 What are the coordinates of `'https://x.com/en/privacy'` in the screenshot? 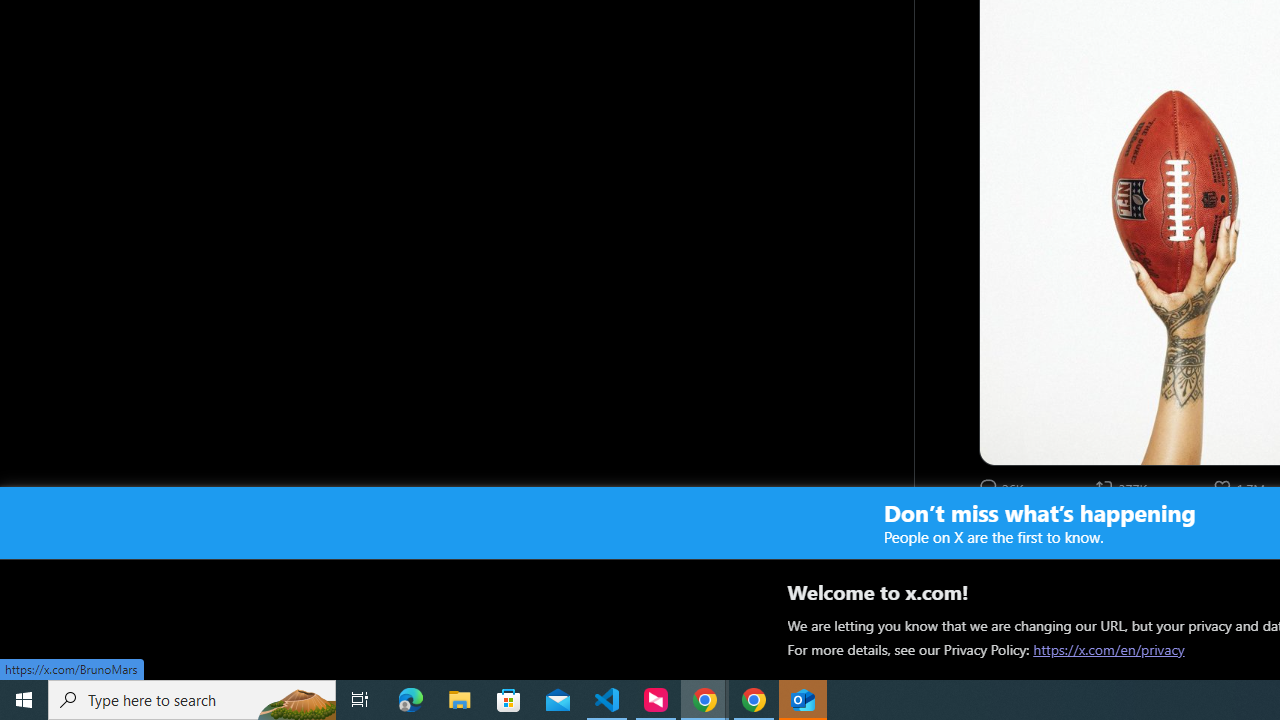 It's located at (1108, 649).